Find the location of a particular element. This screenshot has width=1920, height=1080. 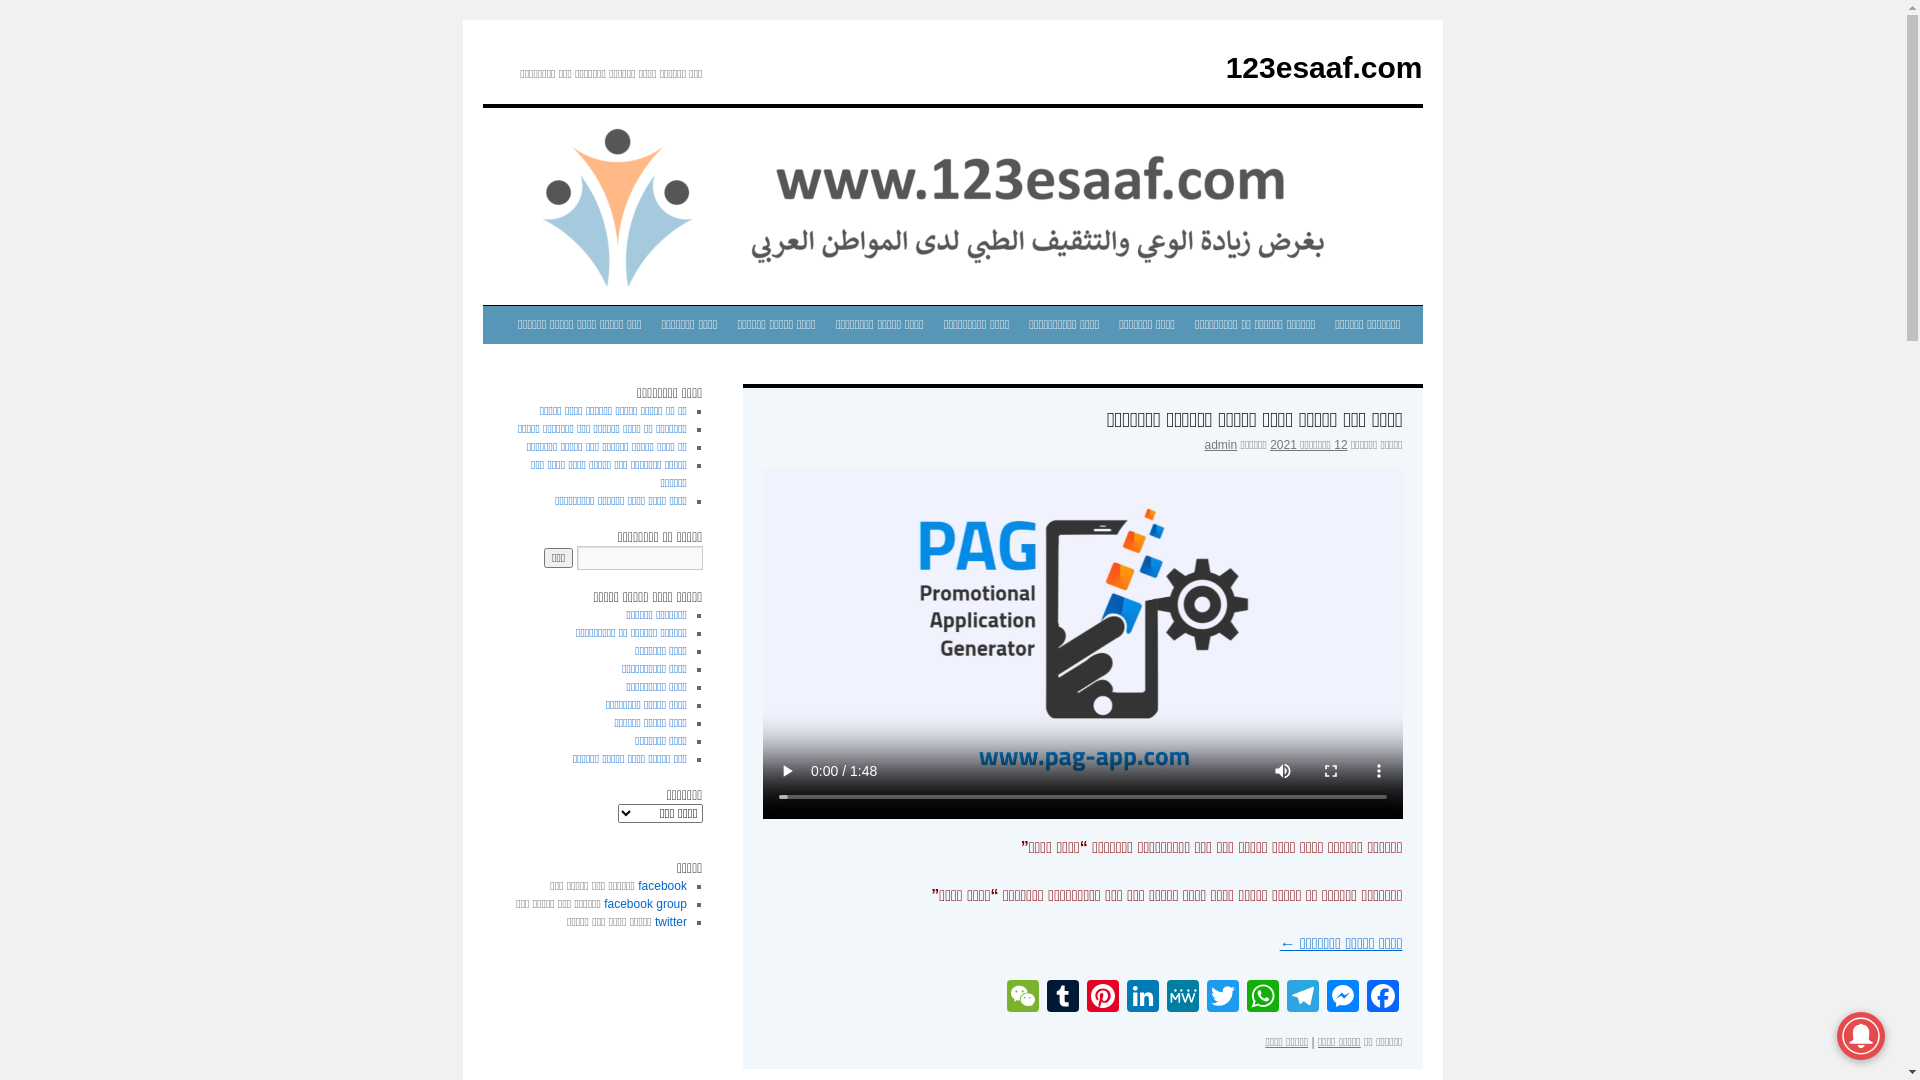

'twitter' is located at coordinates (671, 921).